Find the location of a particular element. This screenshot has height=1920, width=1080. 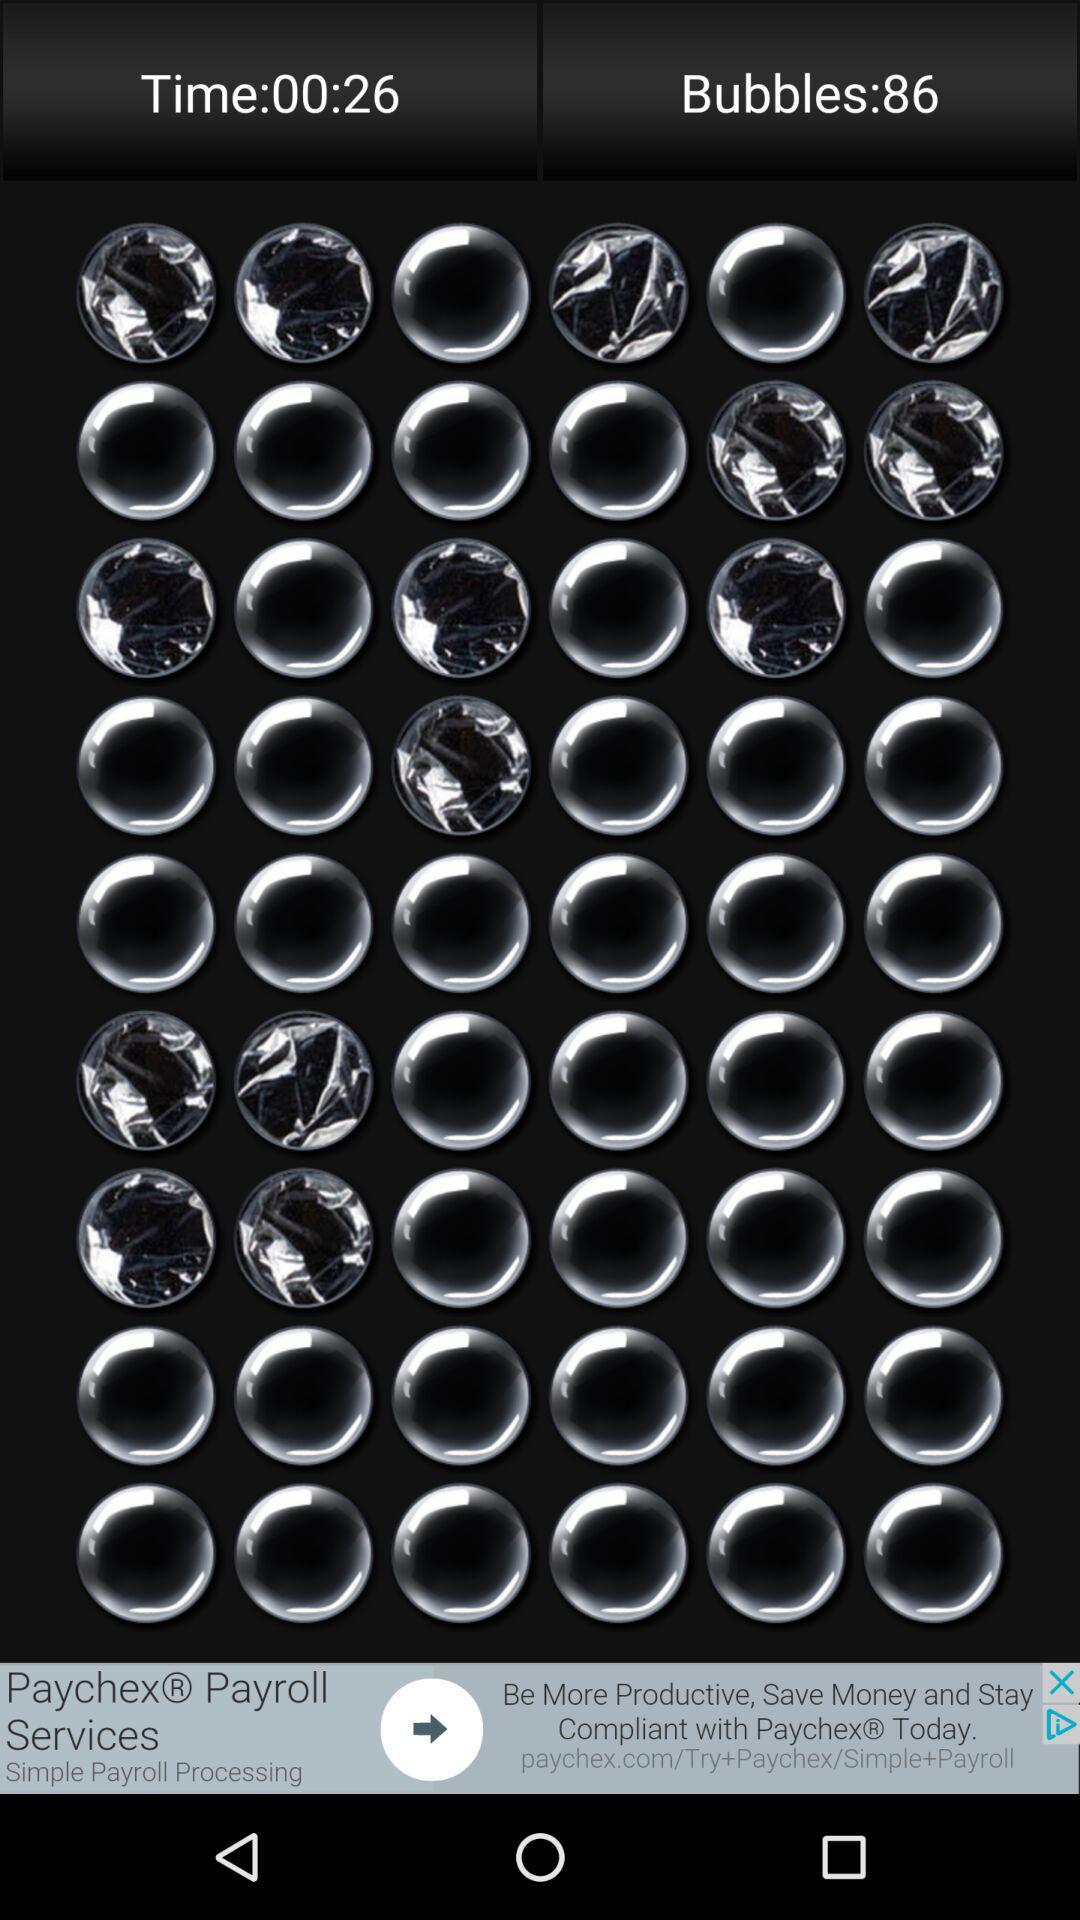

pop this bubble is located at coordinates (617, 292).